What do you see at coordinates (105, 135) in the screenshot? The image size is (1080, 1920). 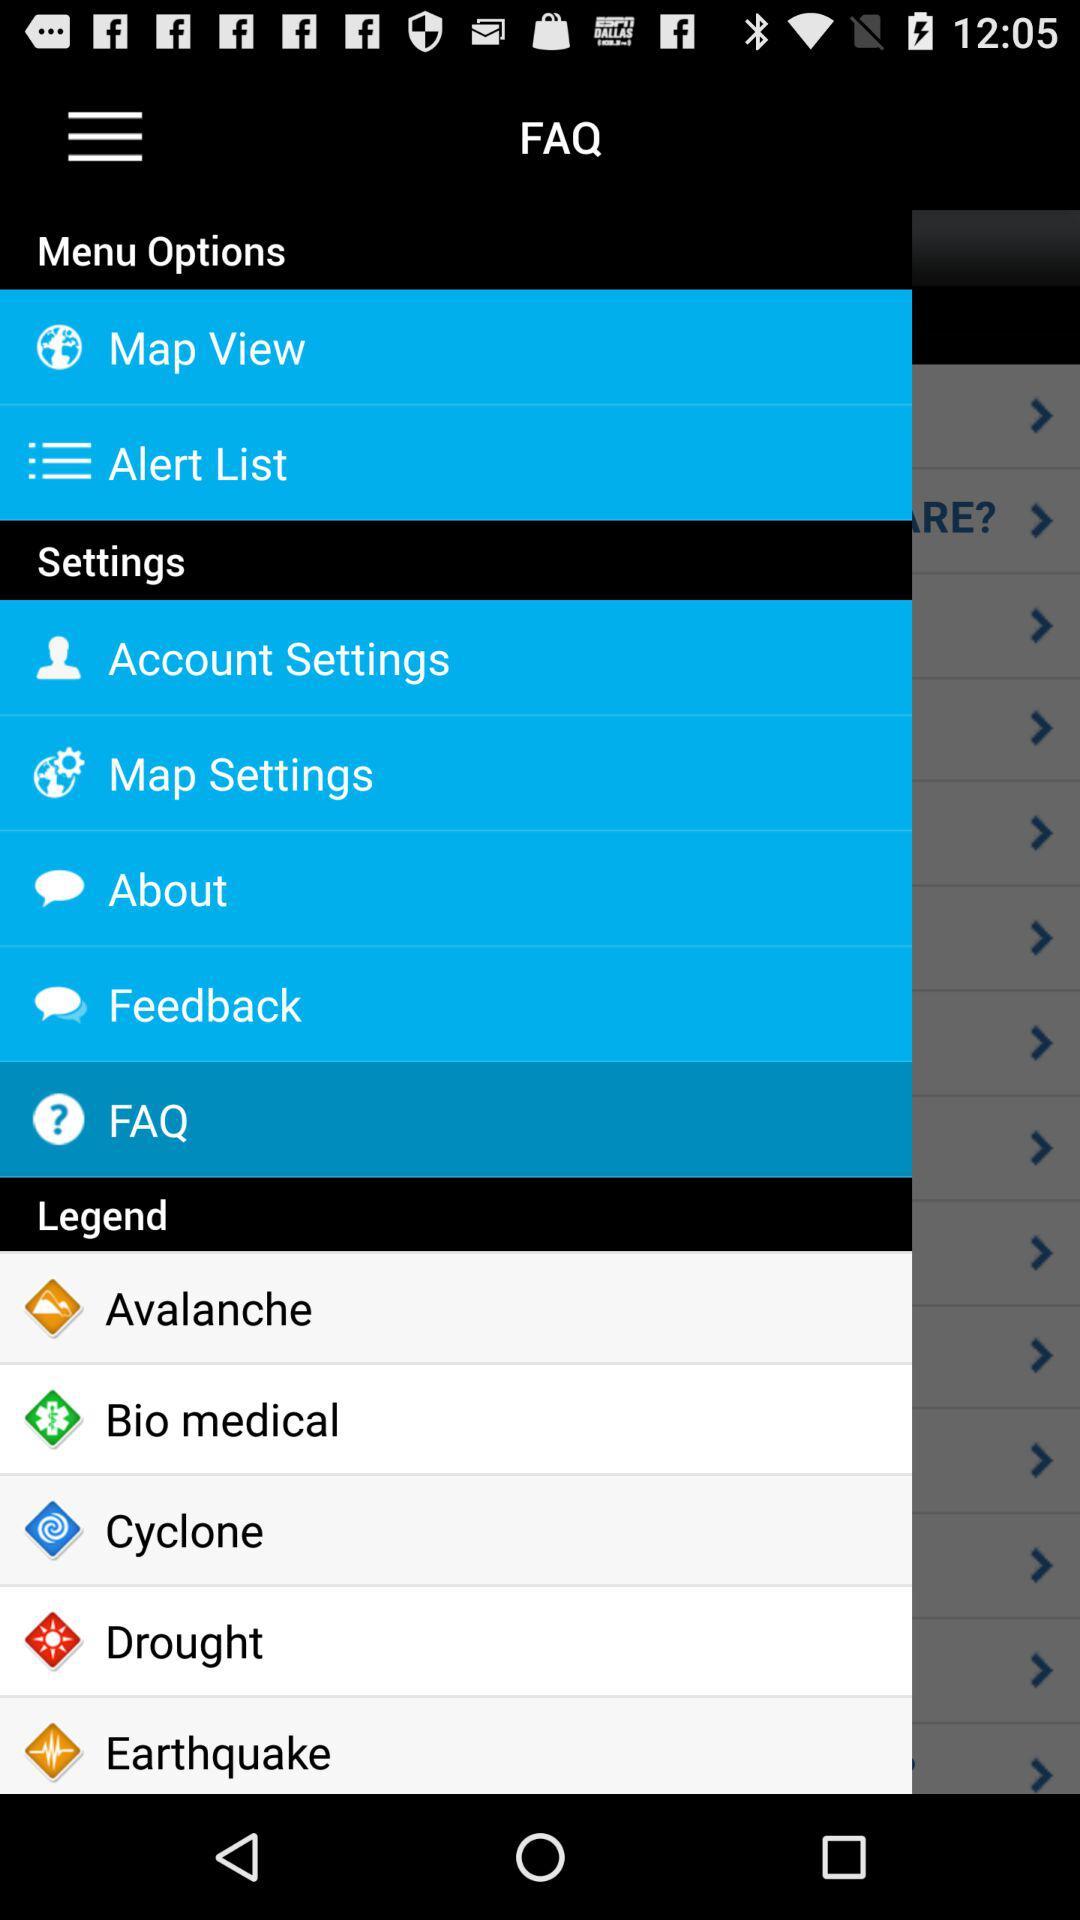 I see `the main menu` at bounding box center [105, 135].